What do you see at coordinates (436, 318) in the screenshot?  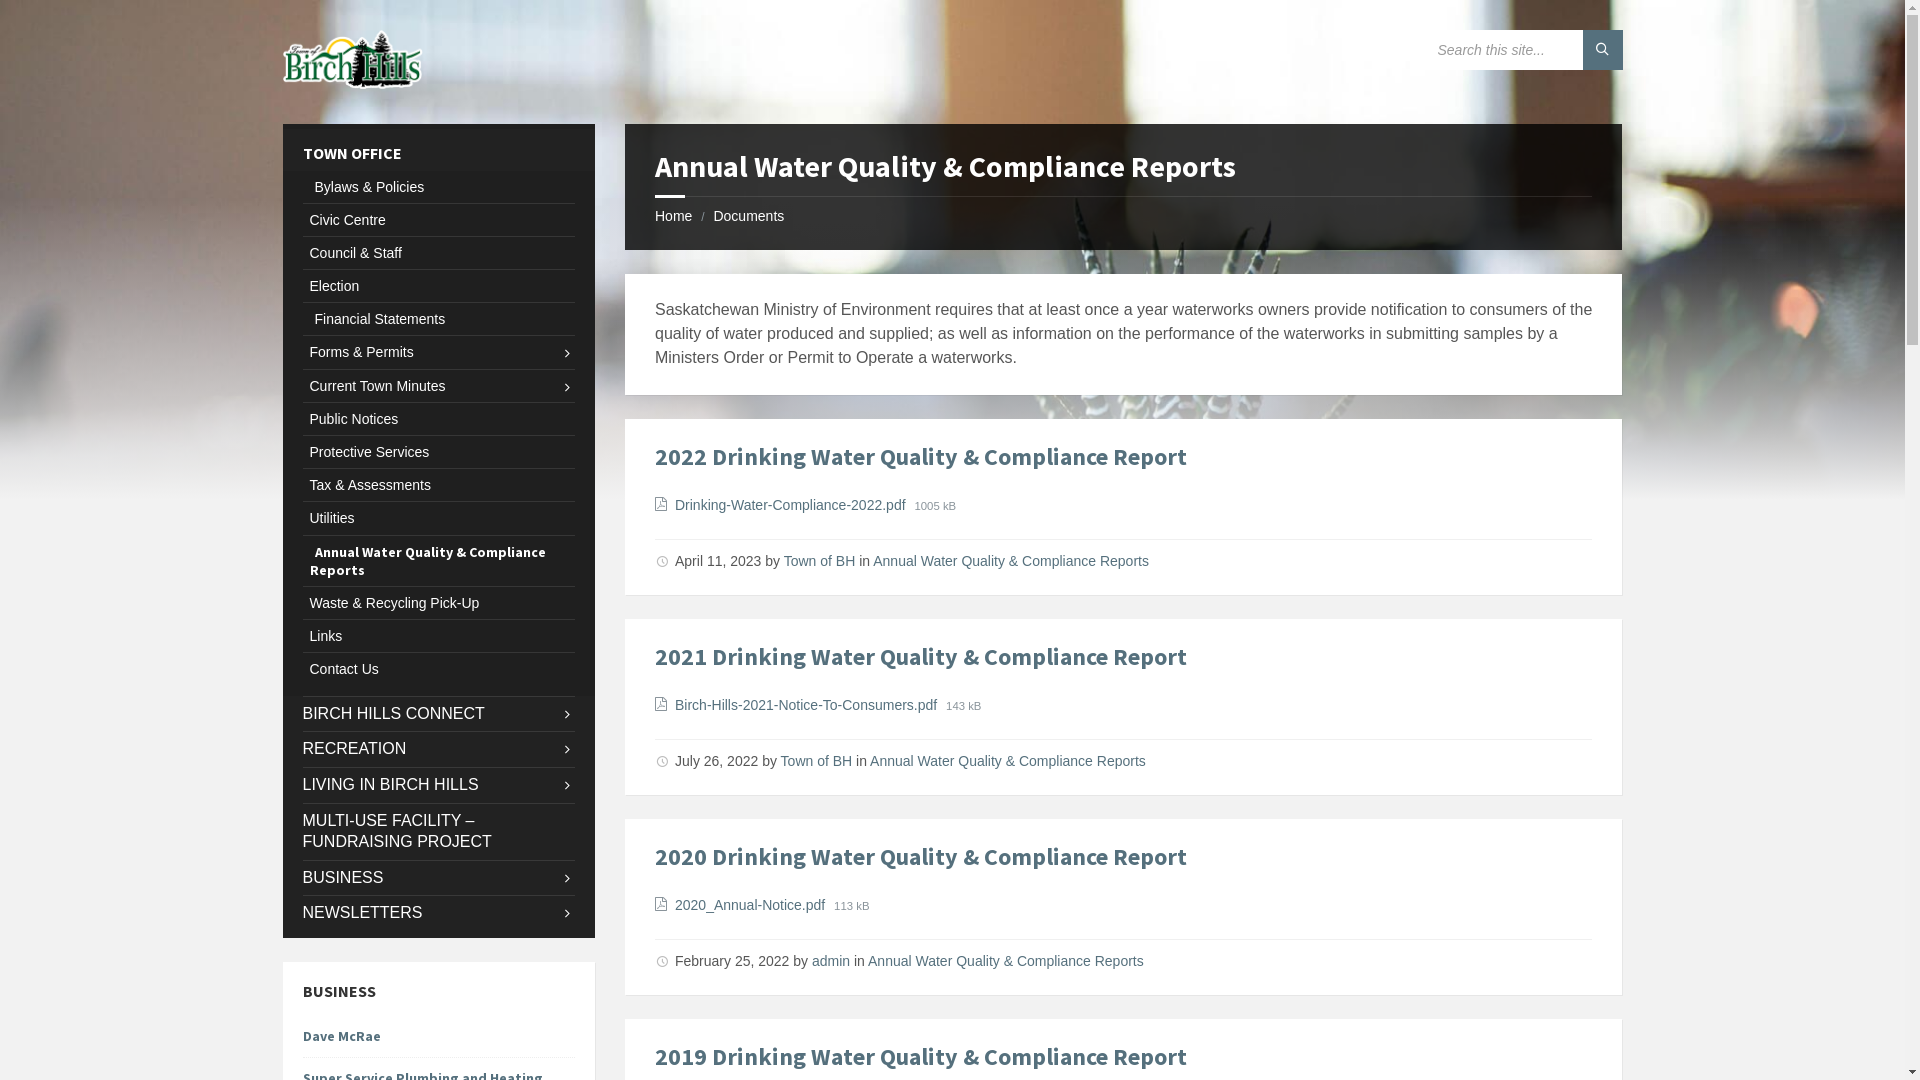 I see `'Financial Statements'` at bounding box center [436, 318].